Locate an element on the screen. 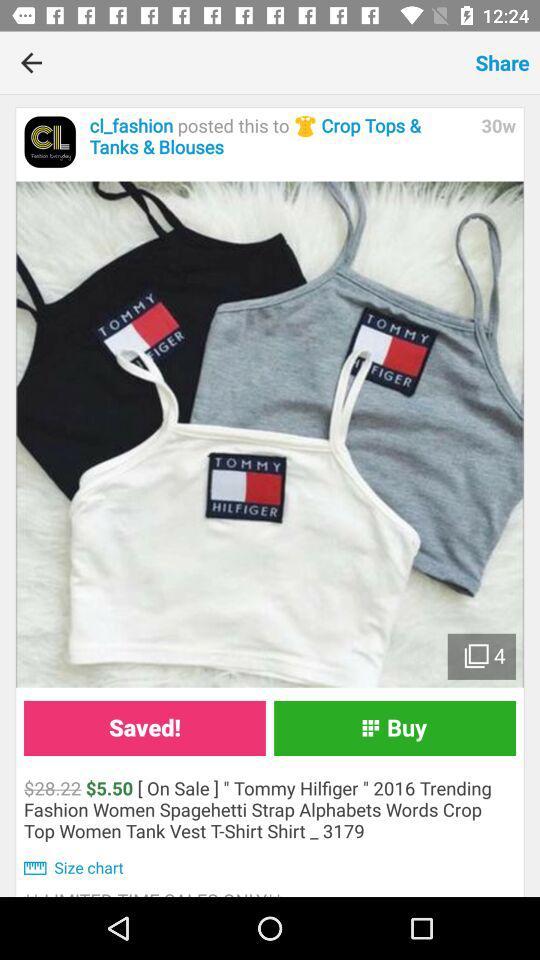 This screenshot has height=960, width=540. icon to the left of the 30w is located at coordinates (279, 136).